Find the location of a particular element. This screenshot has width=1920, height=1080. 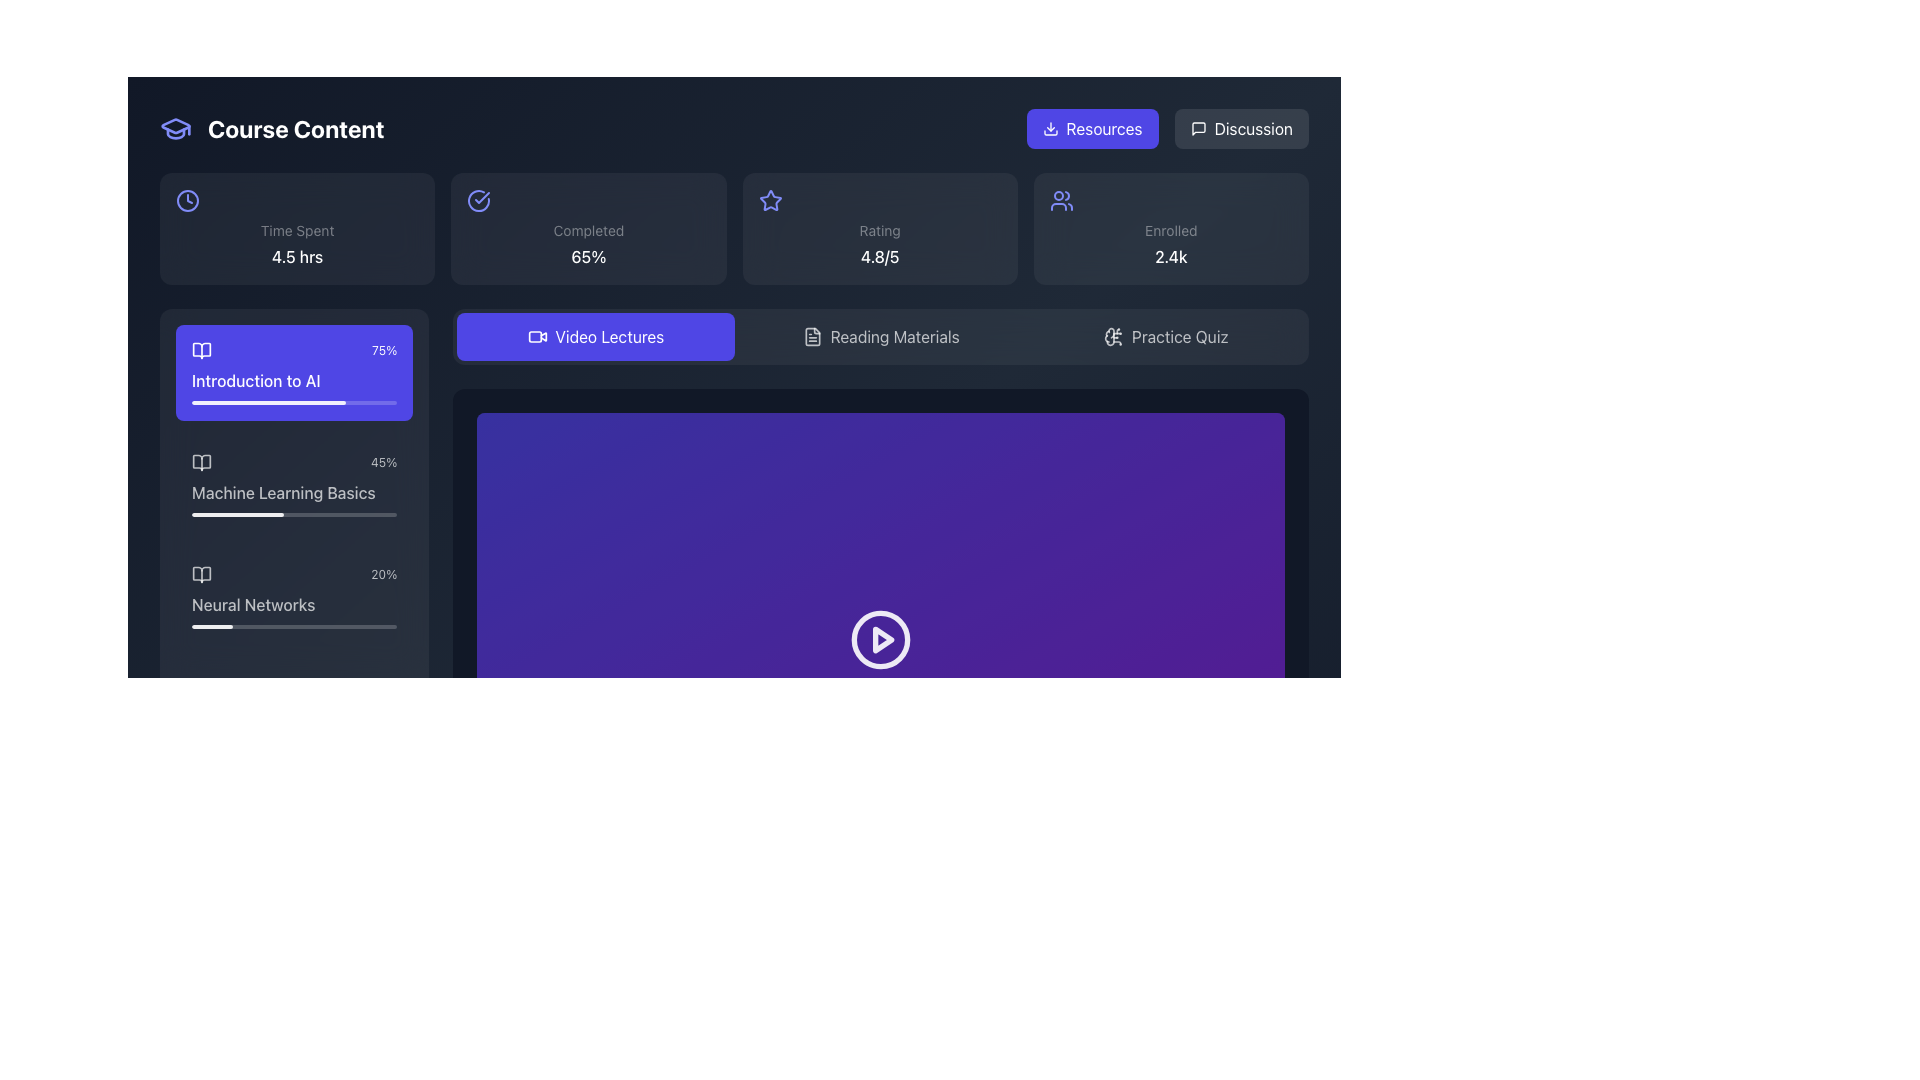

the Static Text Label that describes the number of enrolled users, located at the top-center area of the interface, above the numeric value '2.4k' is located at coordinates (1171, 230).